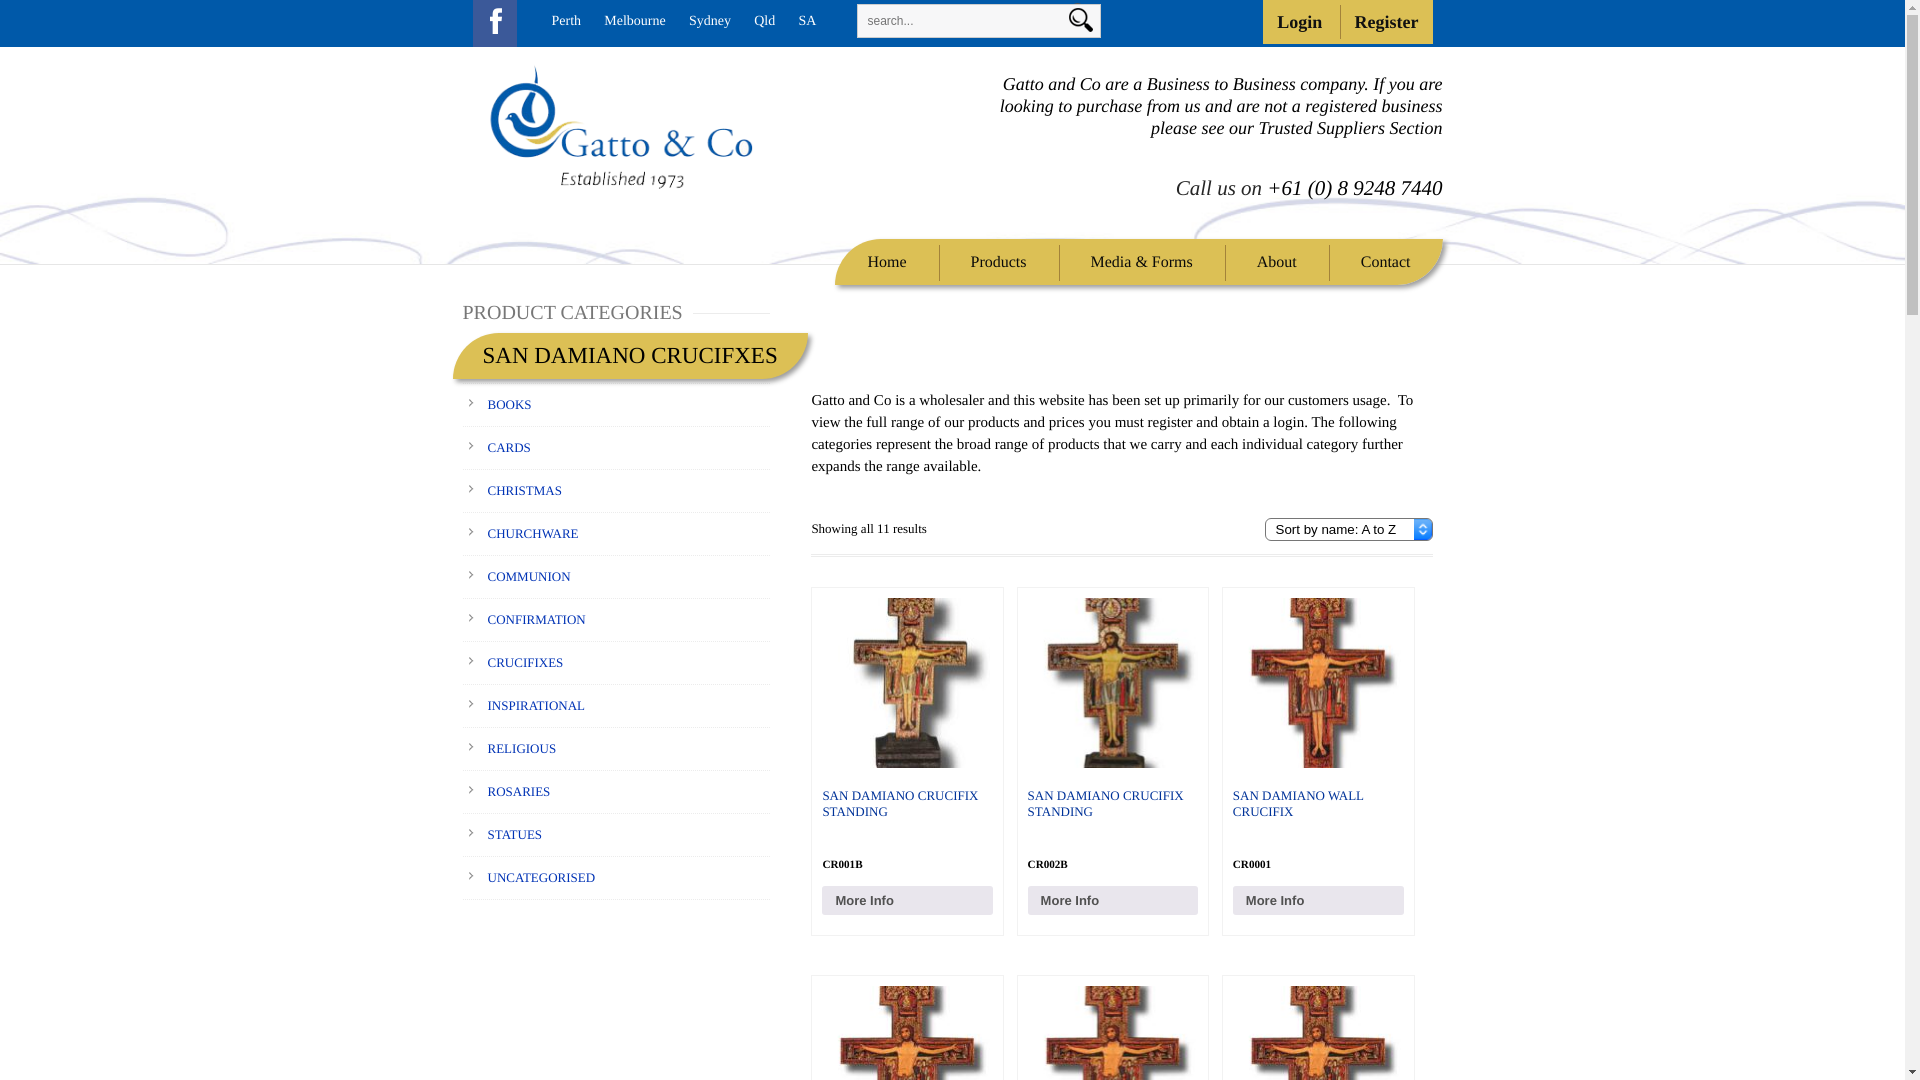 The width and height of the screenshot is (1920, 1080). What do you see at coordinates (524, 490) in the screenshot?
I see `'CHRISTMAS'` at bounding box center [524, 490].